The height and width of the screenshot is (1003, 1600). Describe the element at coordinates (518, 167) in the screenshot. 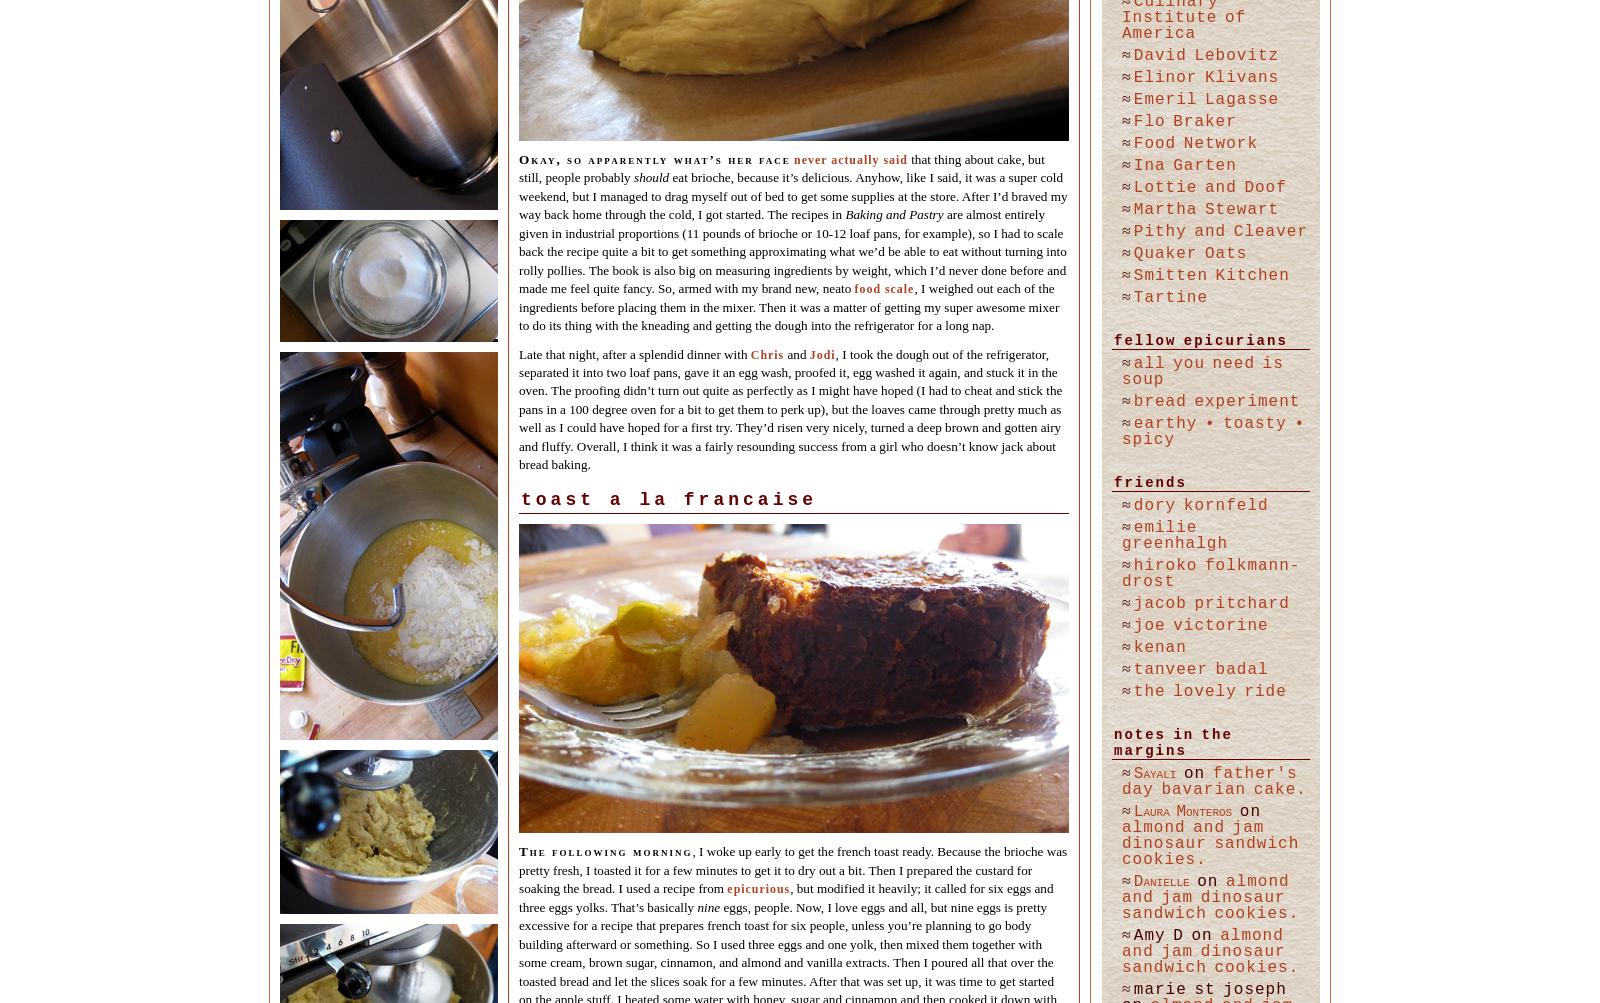

I see `'that thing about cake, but still, people probably'` at that location.